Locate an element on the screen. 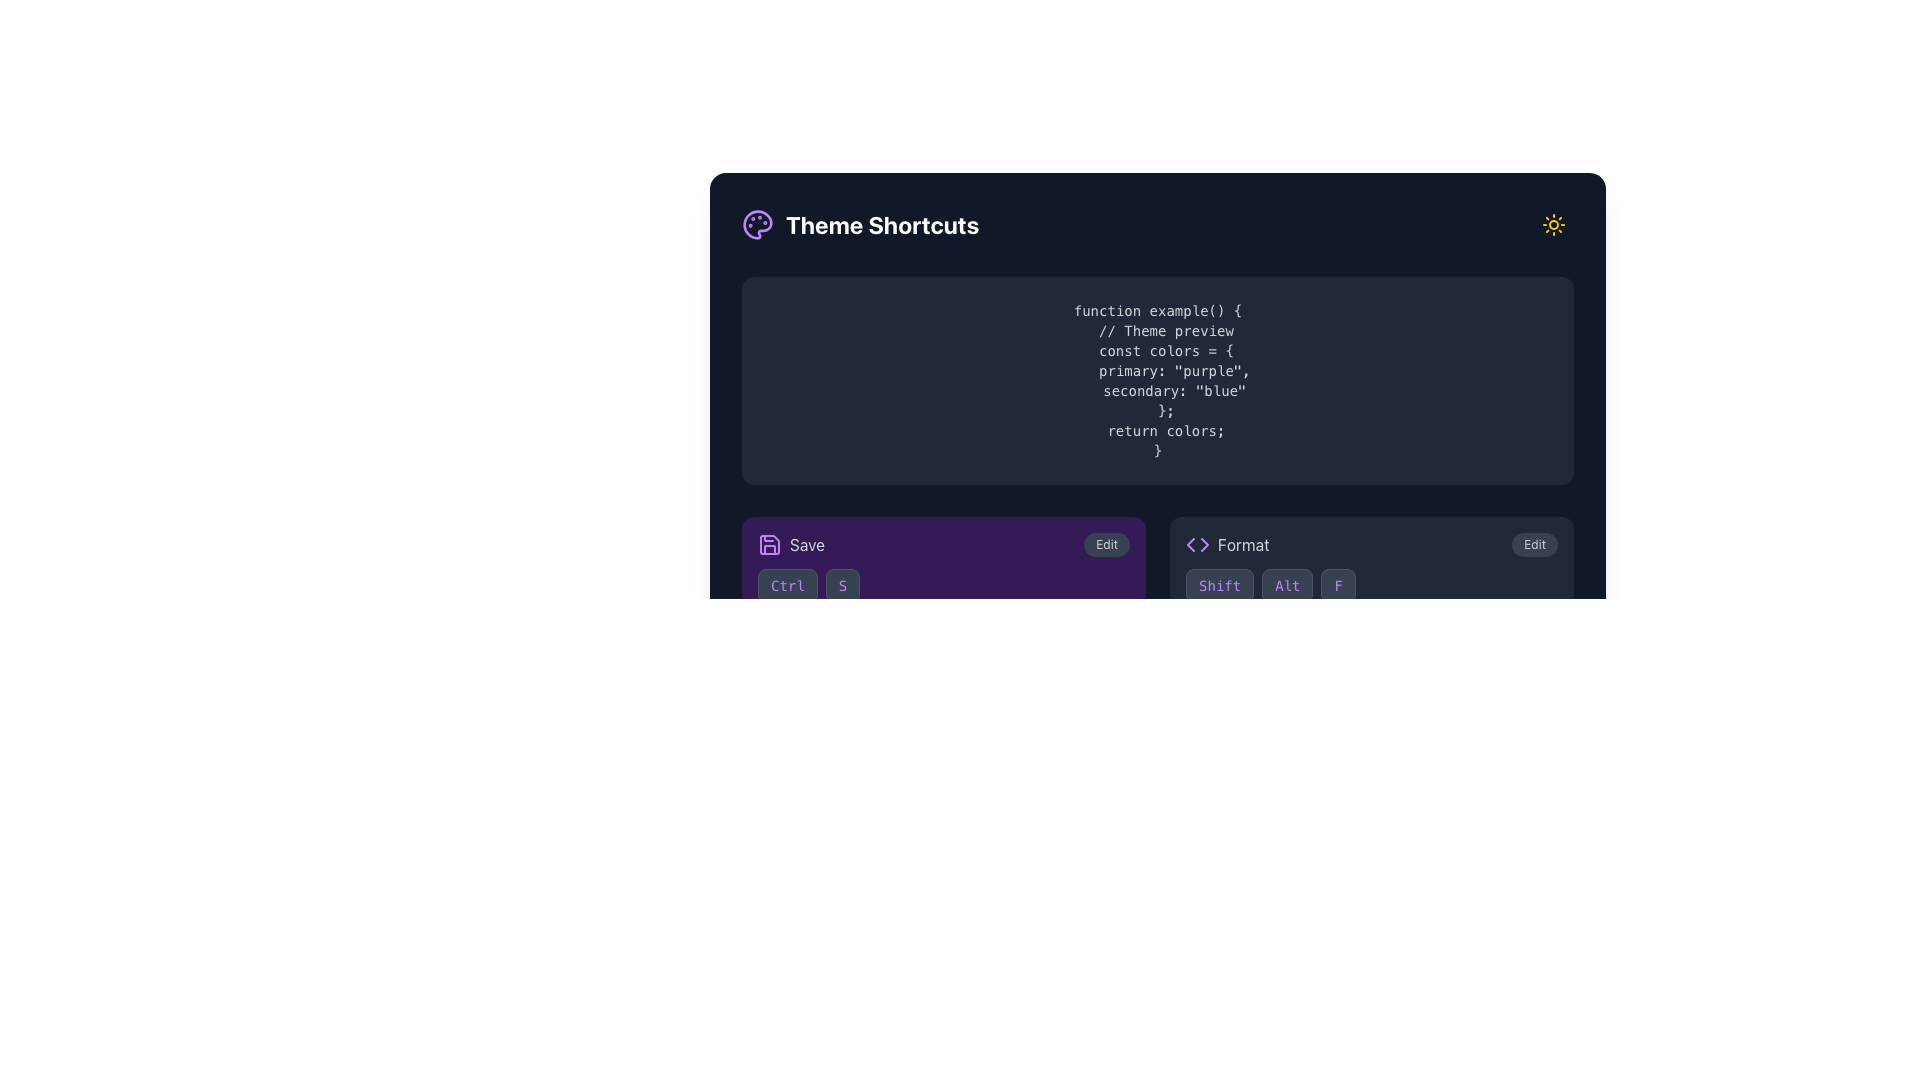 Image resolution: width=1920 pixels, height=1080 pixels. the label for the save functionality located to the right of the floppy disk icon is located at coordinates (807, 544).